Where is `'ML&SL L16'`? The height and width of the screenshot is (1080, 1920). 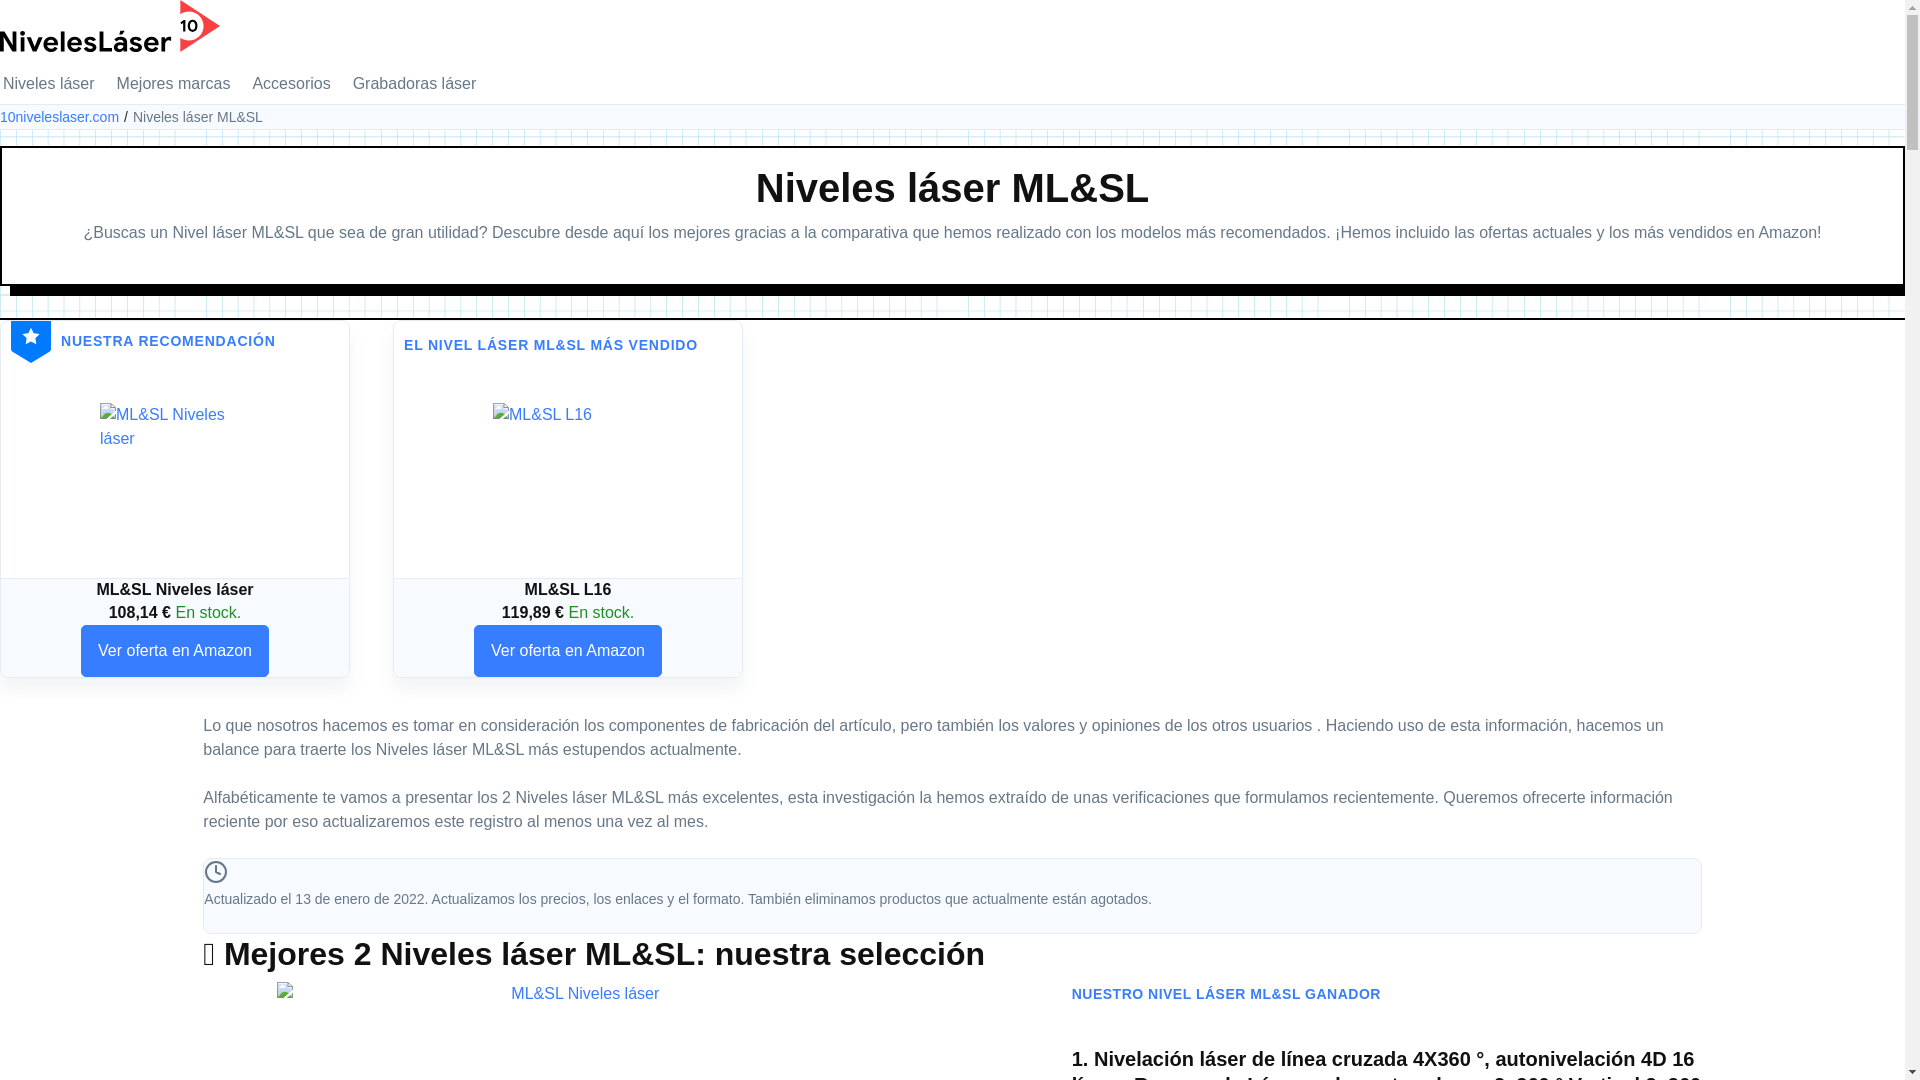 'ML&SL L16' is located at coordinates (566, 478).